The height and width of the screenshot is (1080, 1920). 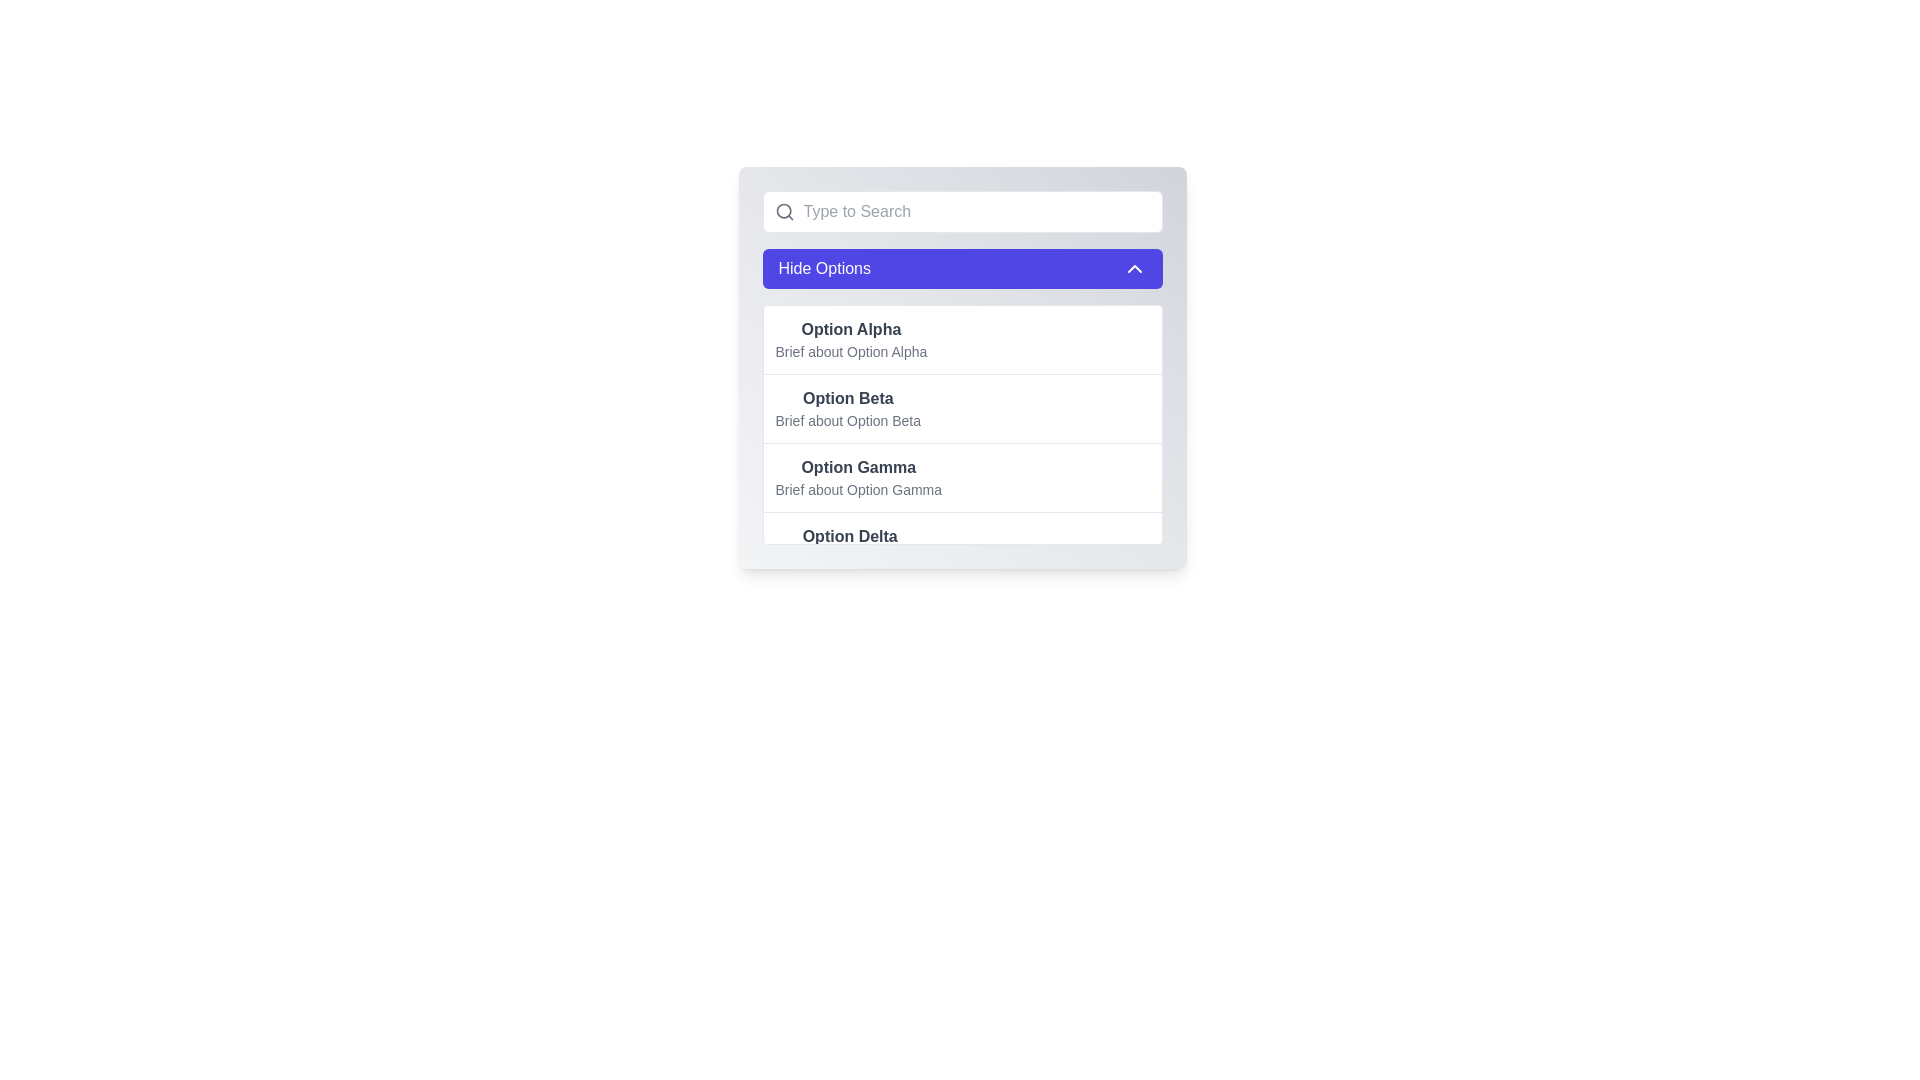 I want to click on the text label that reads 'Brief about Option Alpha,' which is styled with a smaller gray font and located directly underneath the bolded text 'Option Alpha' in the 'Hide Options' section, so click(x=851, y=350).